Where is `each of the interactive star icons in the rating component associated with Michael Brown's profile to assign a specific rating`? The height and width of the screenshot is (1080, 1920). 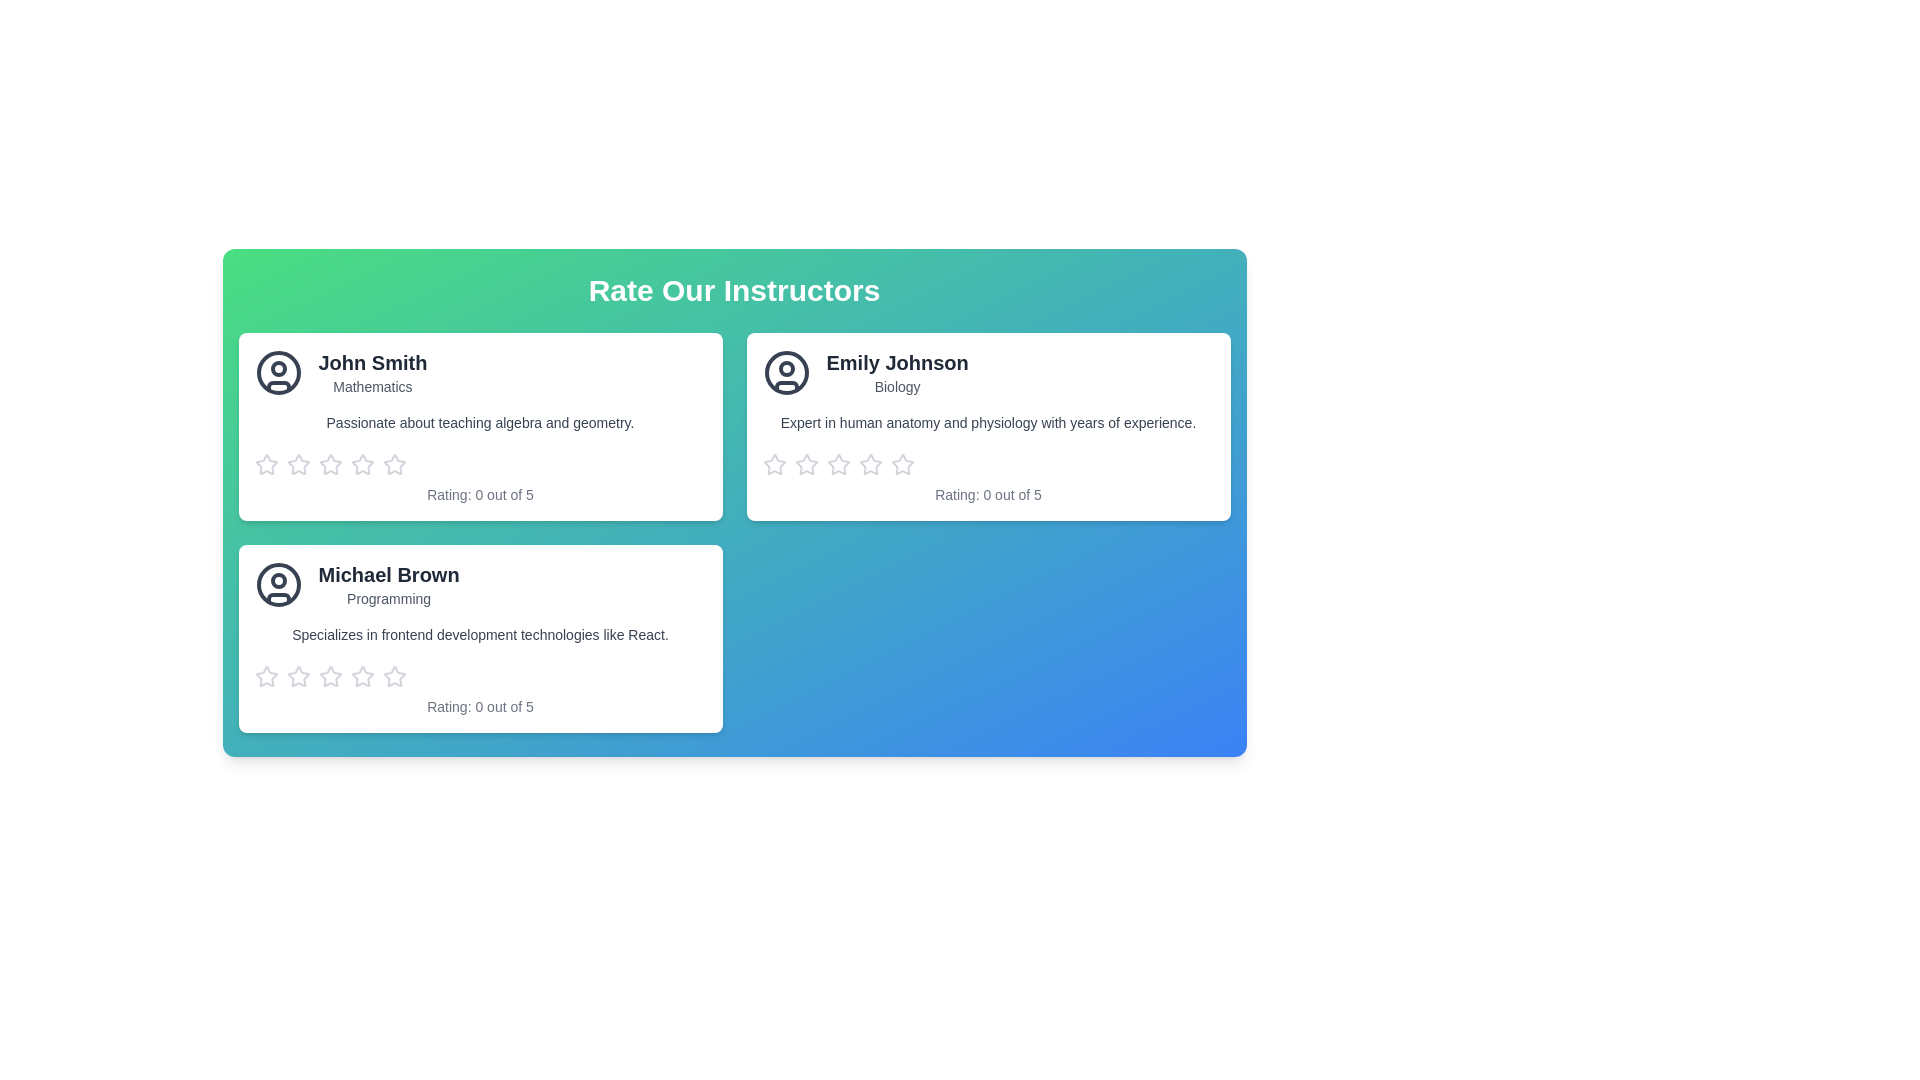
each of the interactive star icons in the rating component associated with Michael Brown's profile to assign a specific rating is located at coordinates (480, 676).